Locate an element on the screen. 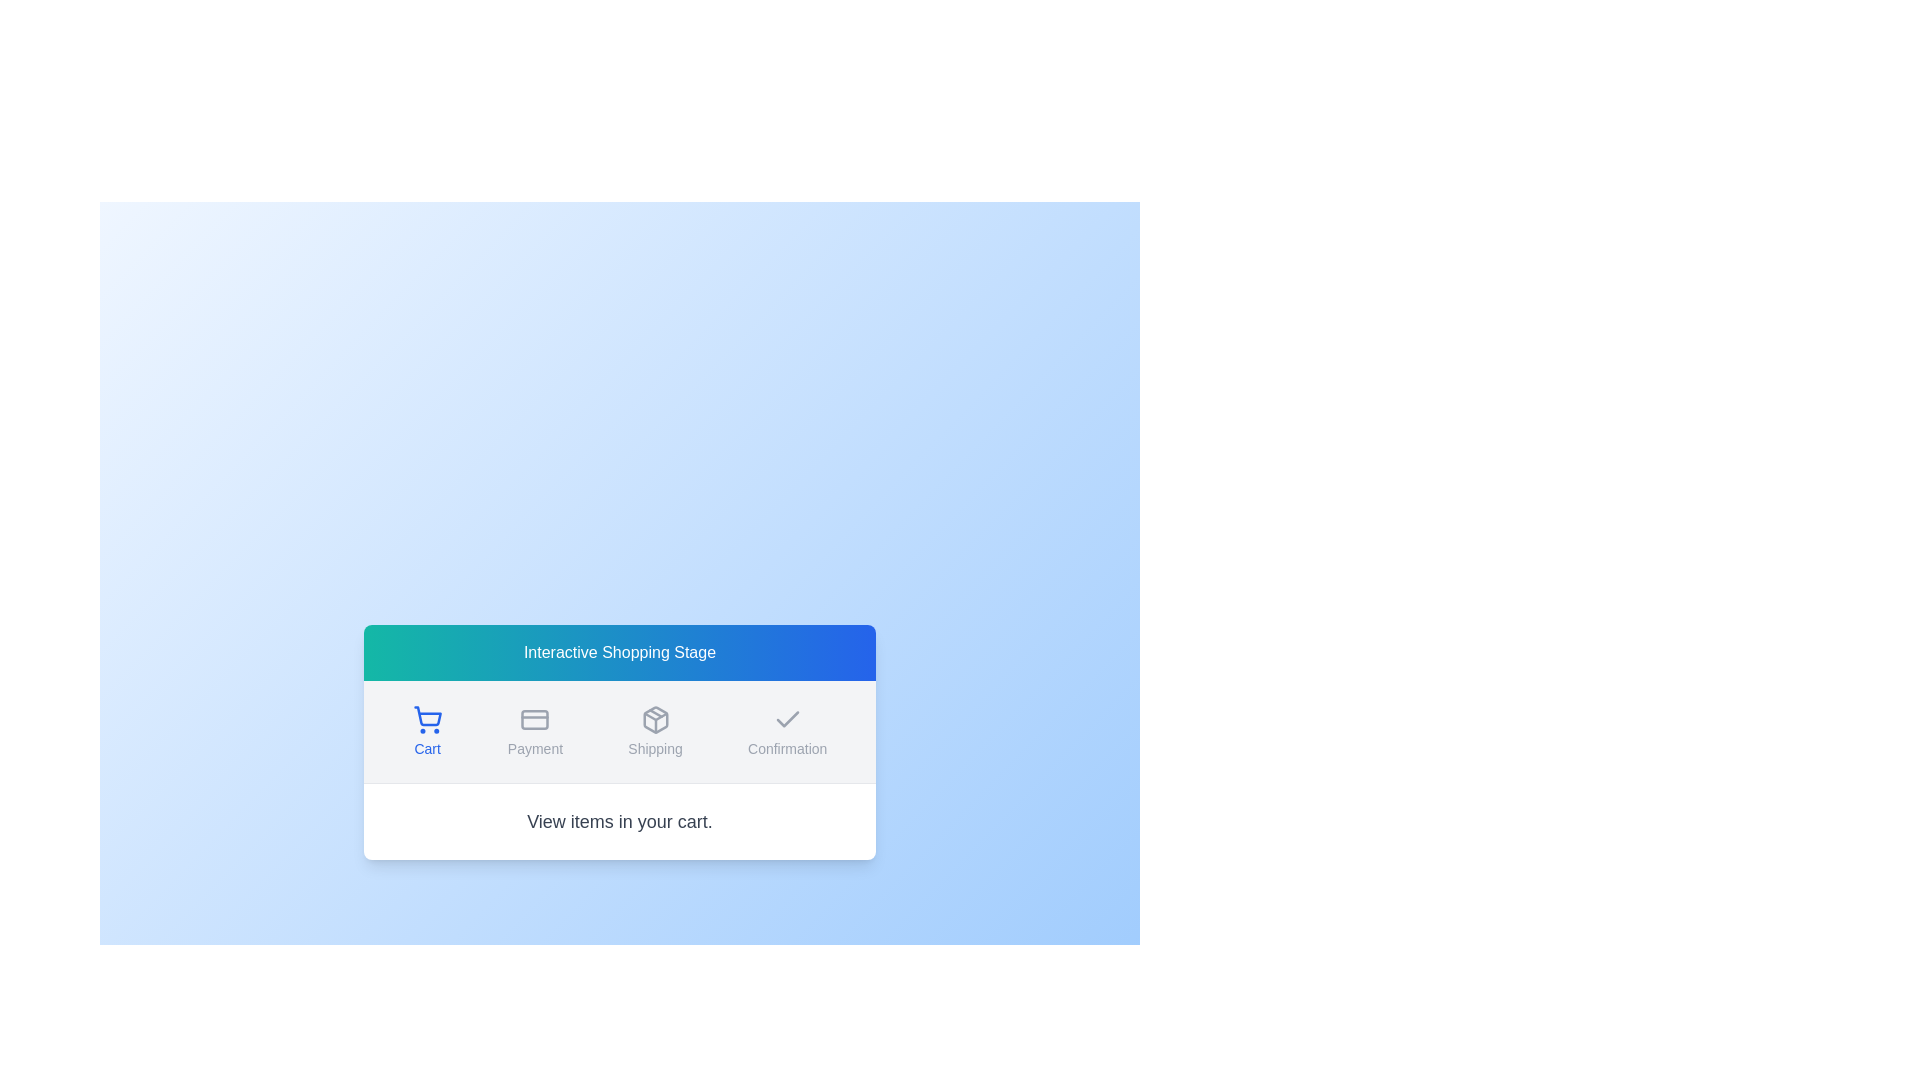 The image size is (1920, 1080). the upward pointing triangular arrow shape, which is part of the SVG graphic under the title 'Shipping' is located at coordinates (655, 715).